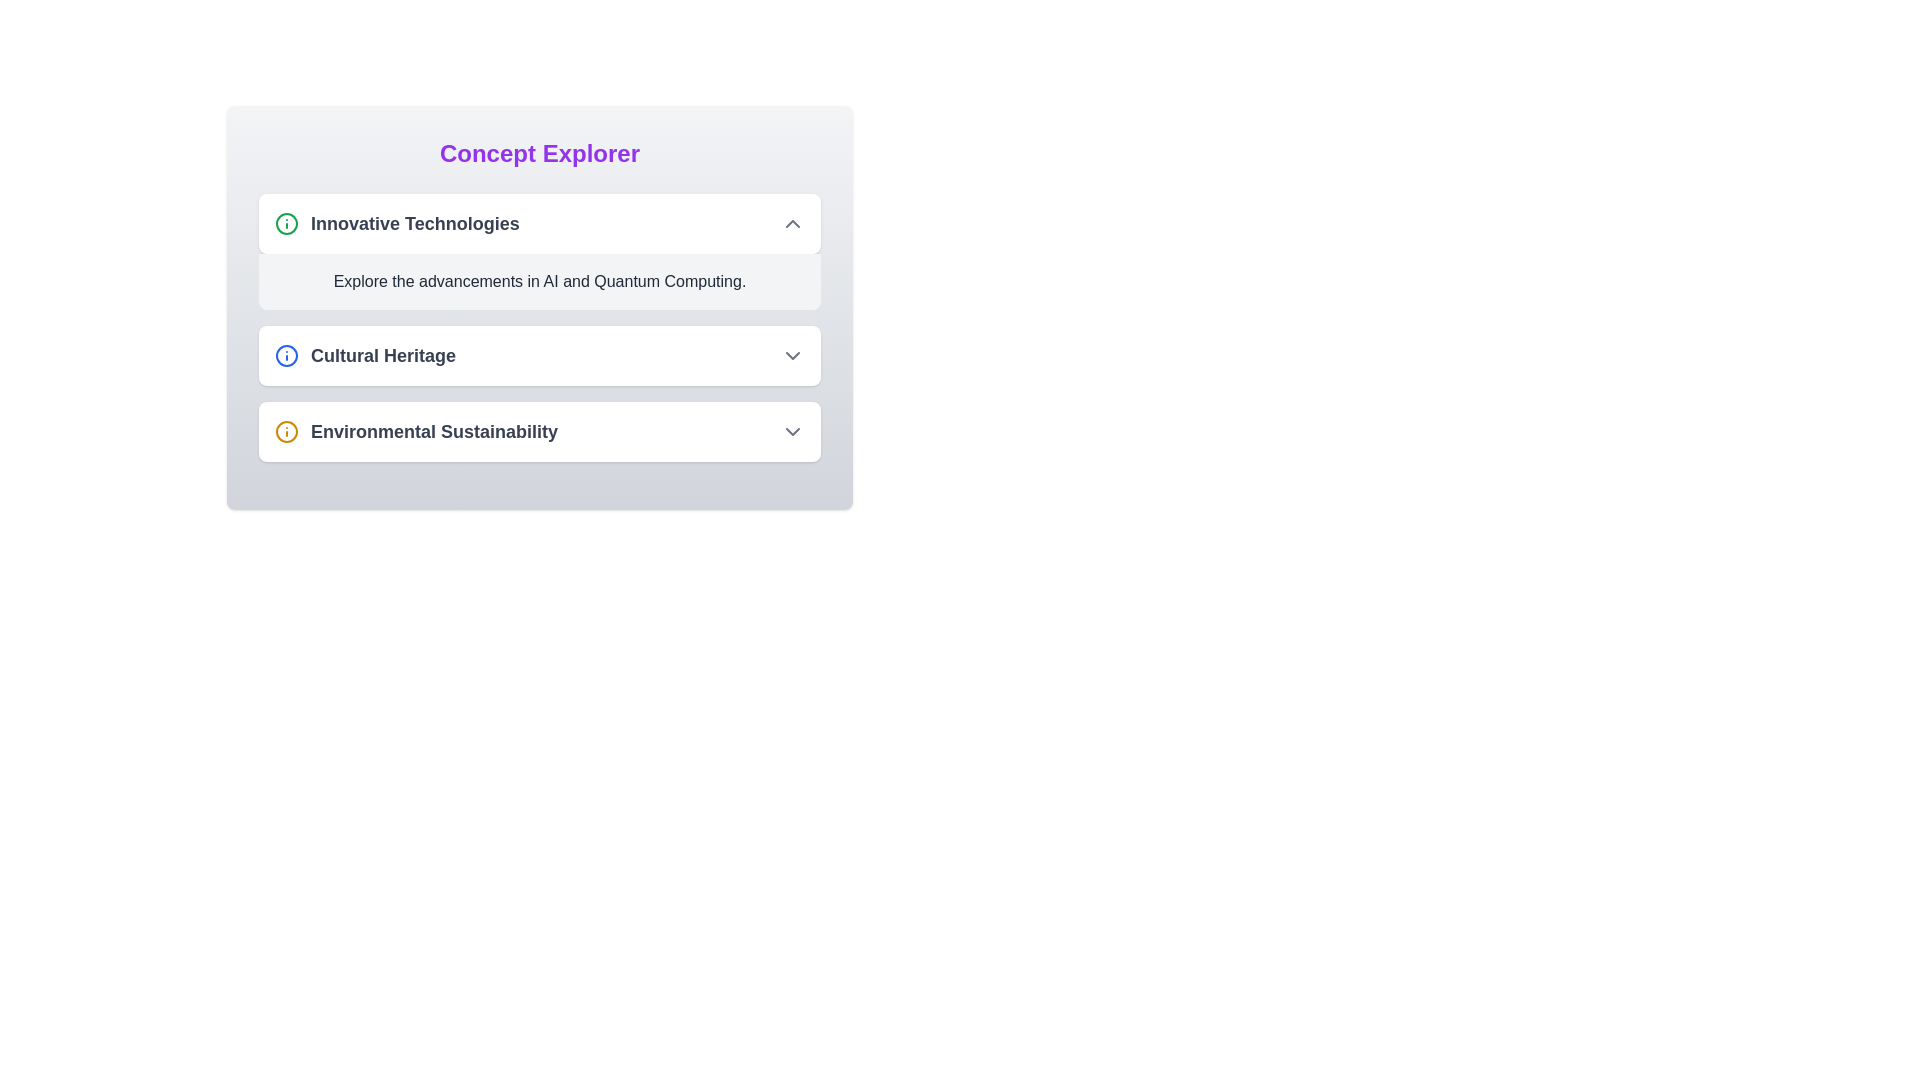 This screenshot has height=1080, width=1920. Describe the element at coordinates (365, 354) in the screenshot. I see `the 'Cultural Heritage' label located in the second section of the vertically stacked list under the main heading 'Concept Explorer', positioned below 'Innovative Technologies' and above 'Environmental Sustainability'` at that location.